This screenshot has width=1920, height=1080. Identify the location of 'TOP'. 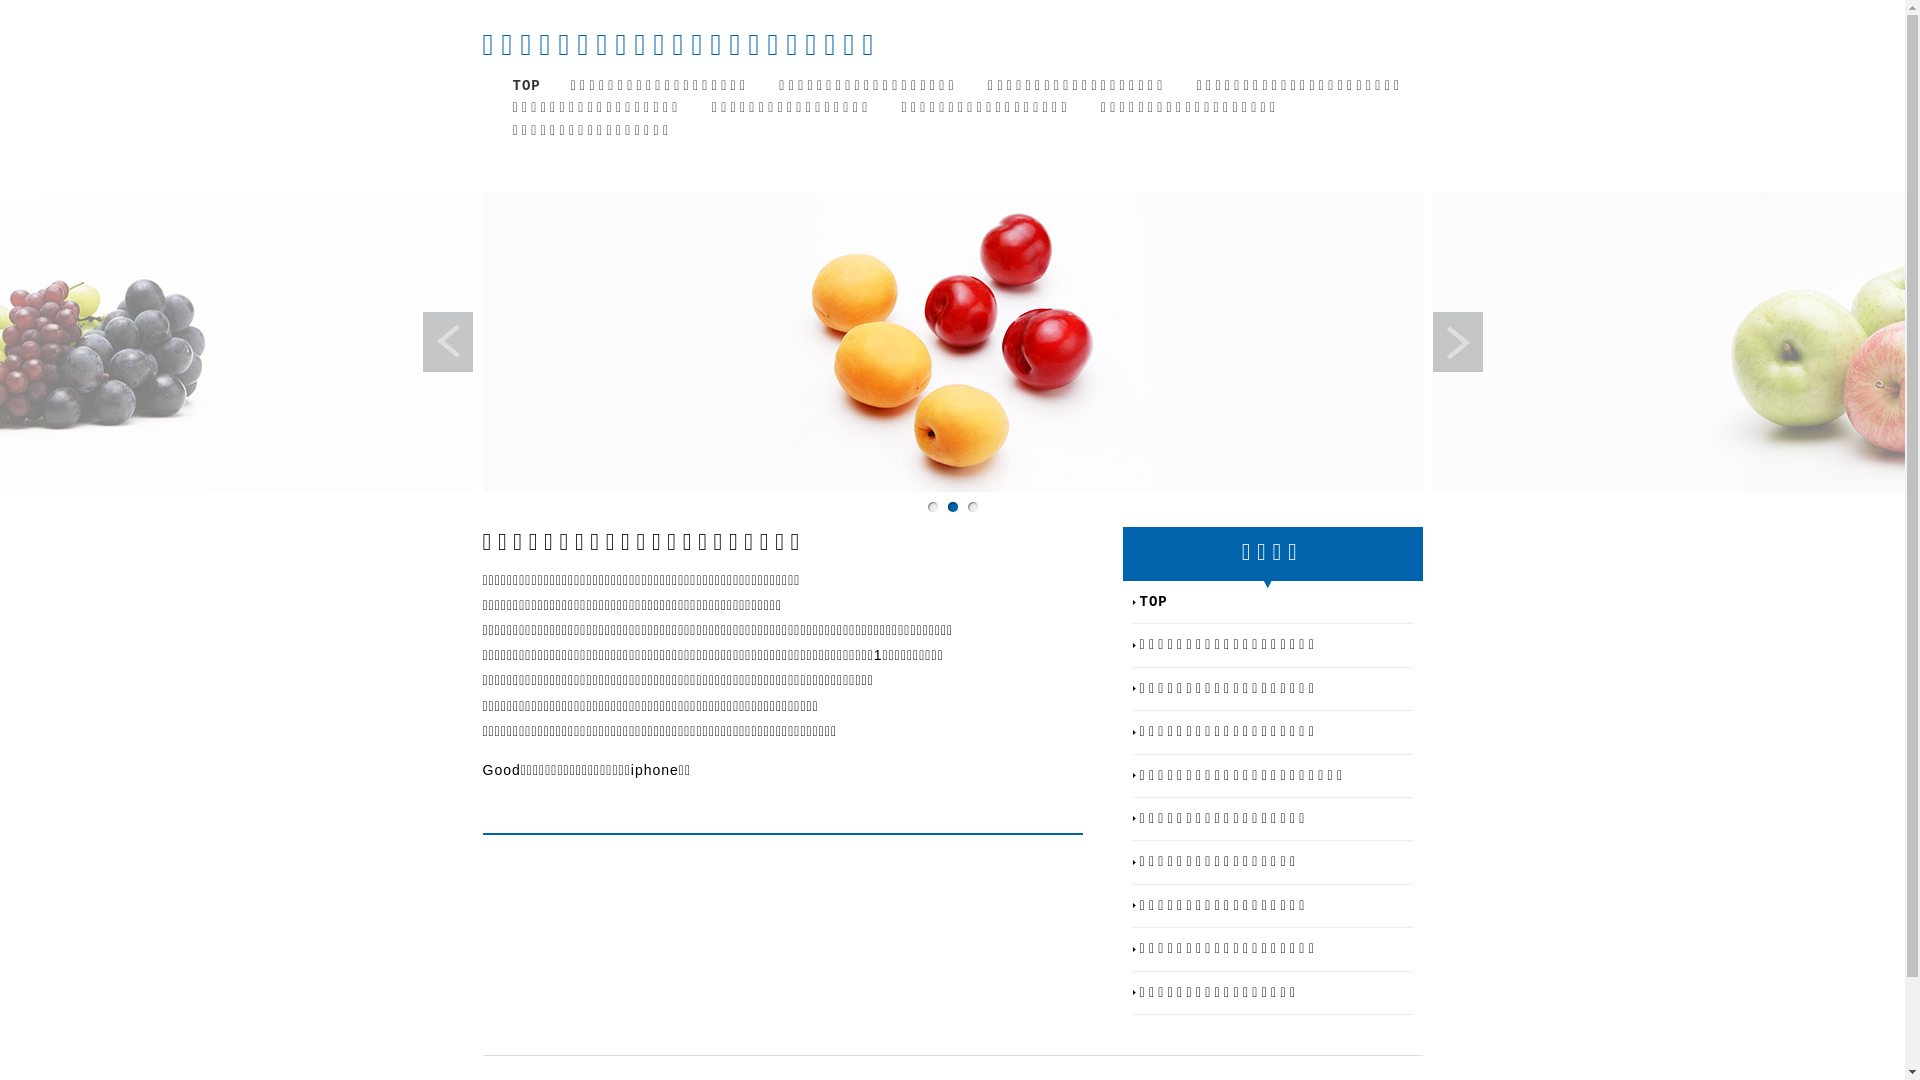
(1140, 600).